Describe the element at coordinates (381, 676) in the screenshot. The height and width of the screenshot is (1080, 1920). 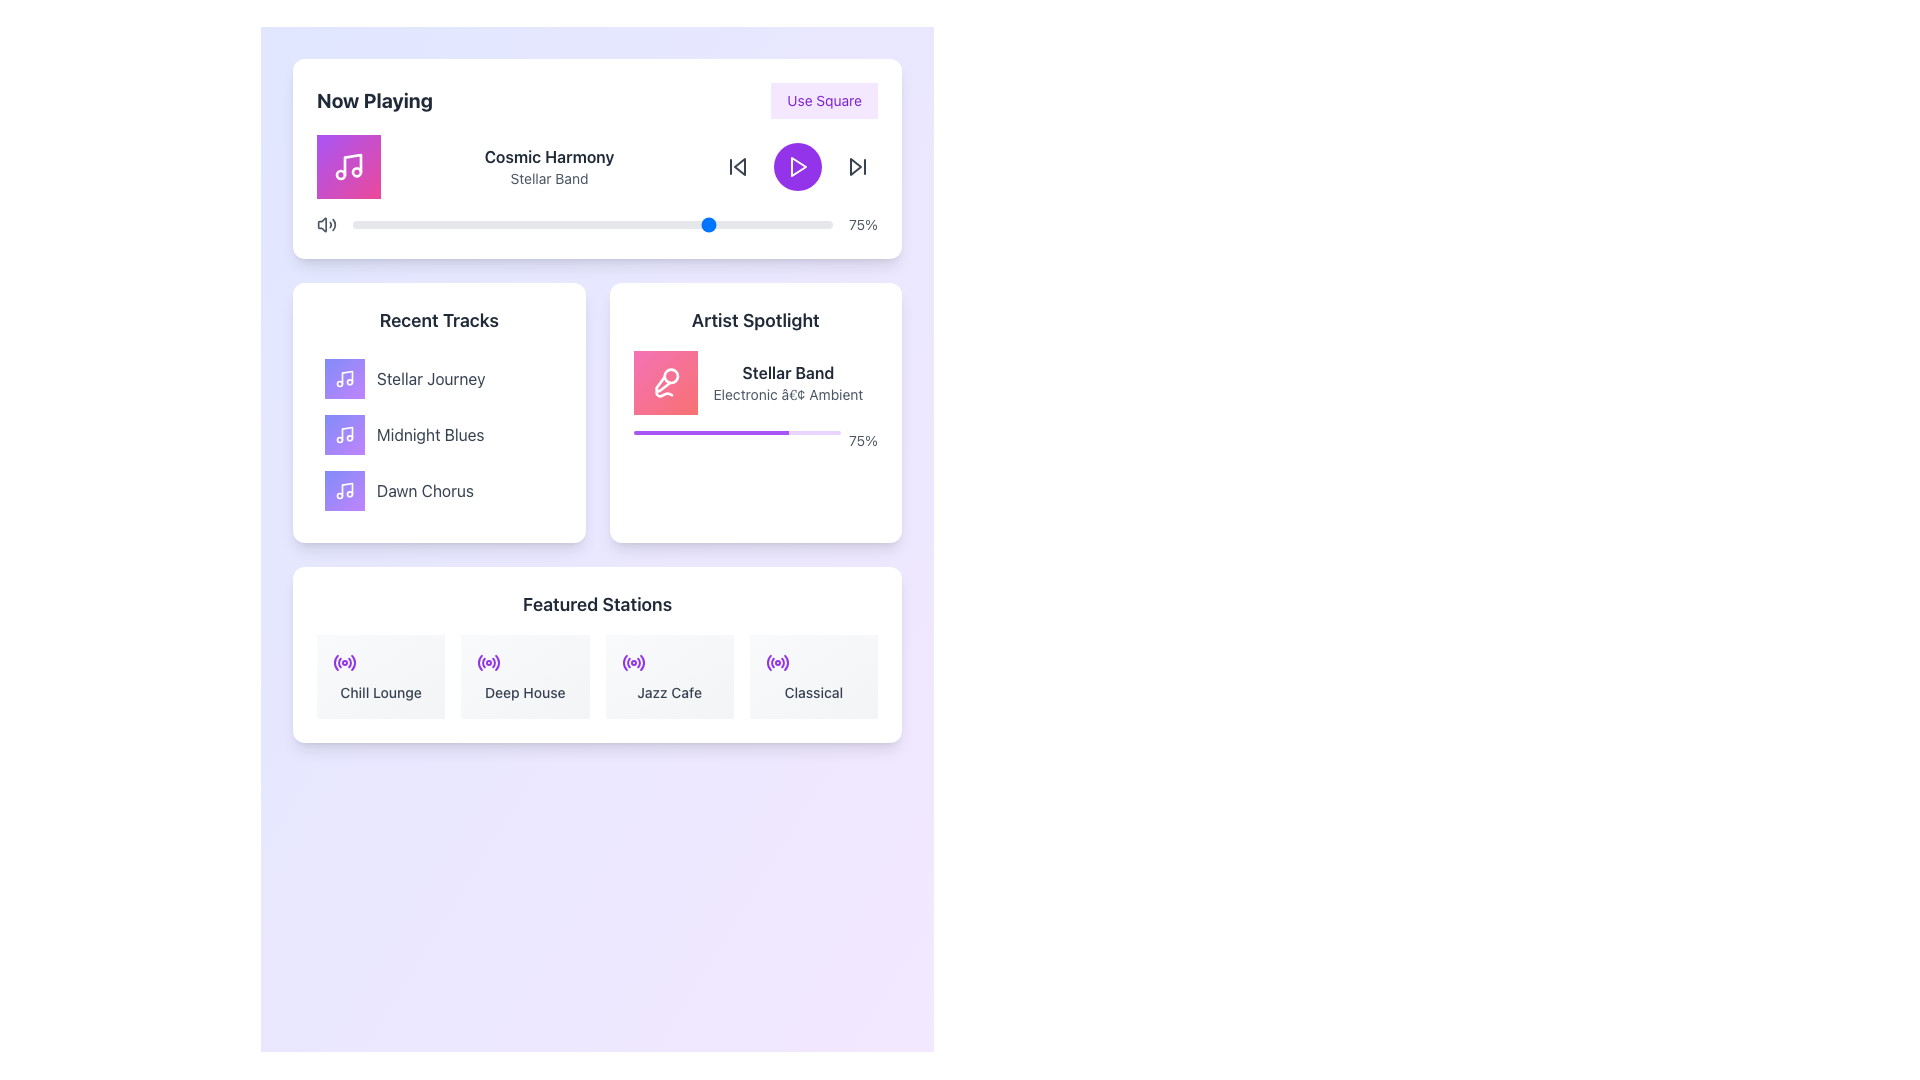
I see `the 'Chill Lounge' card, which is the first card in the 'Featured Stations' row` at that location.